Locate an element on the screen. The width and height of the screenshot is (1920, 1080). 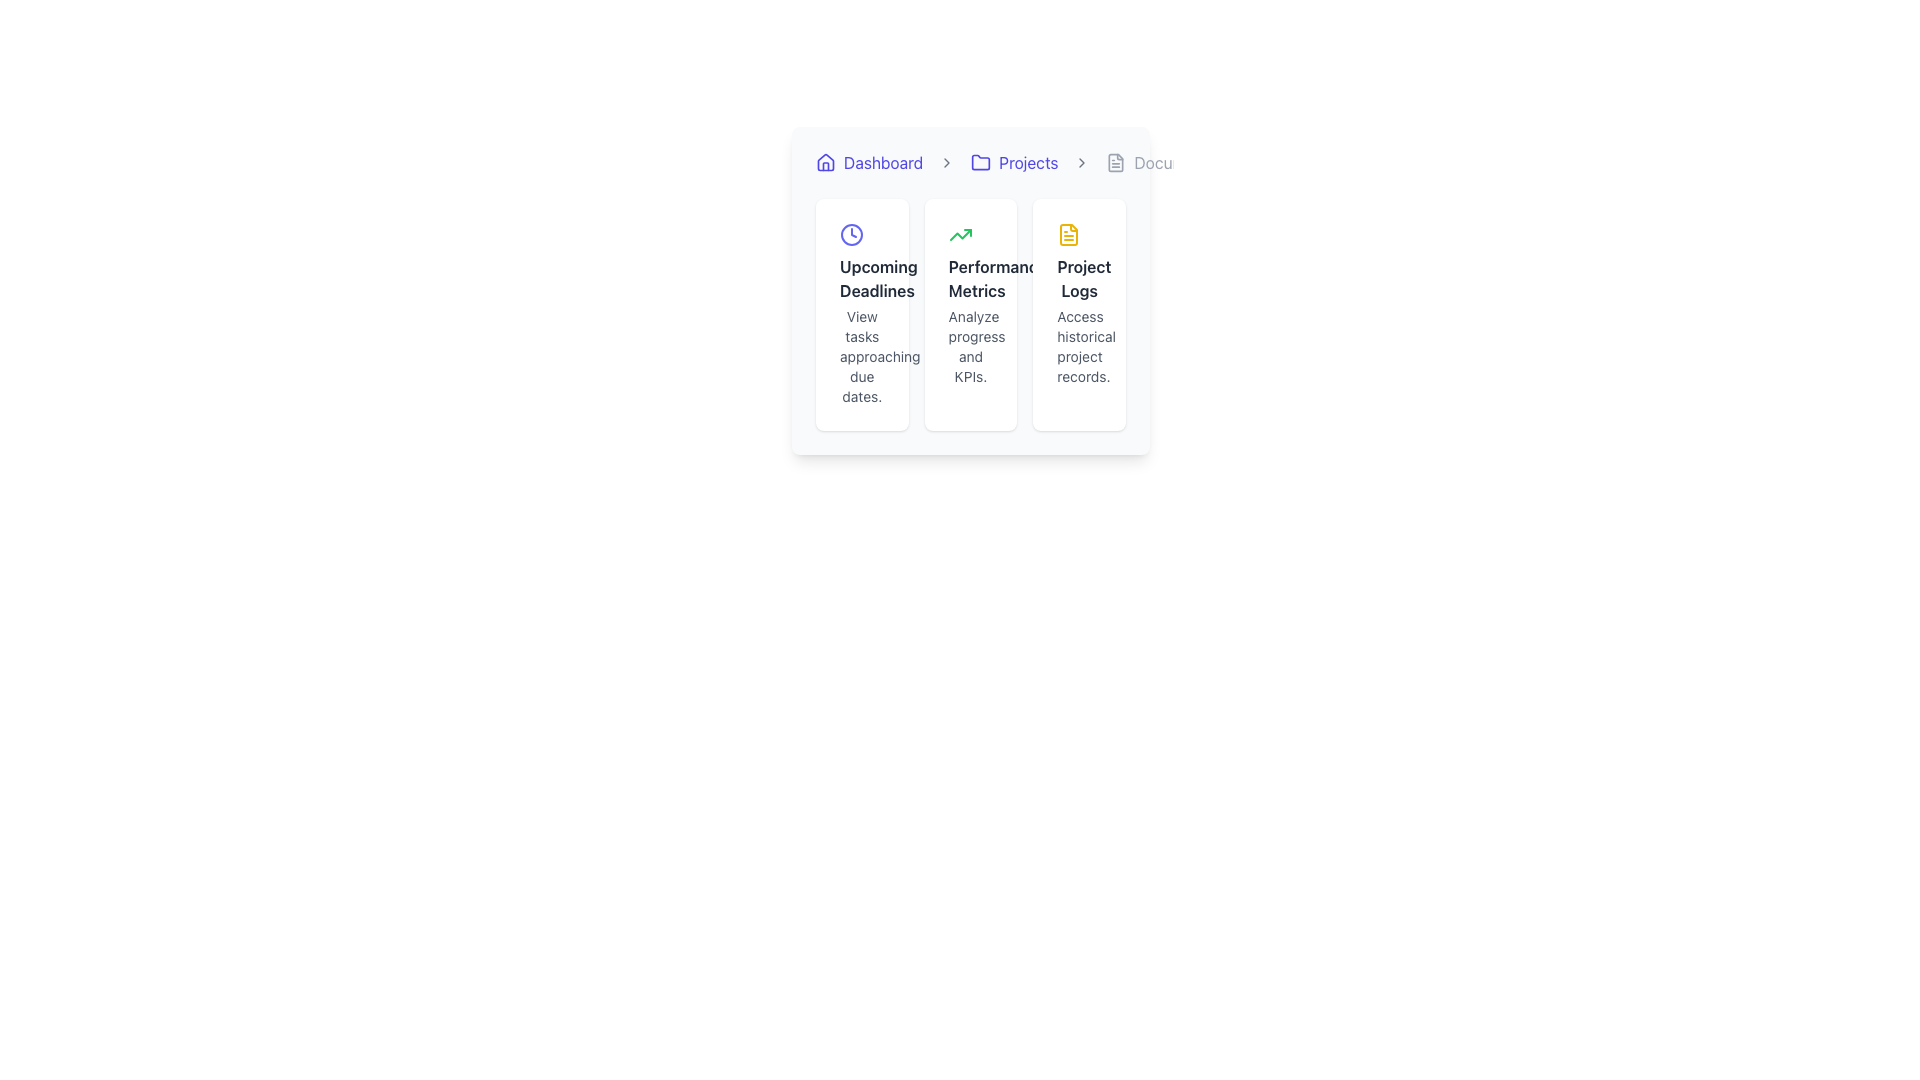
the yellow document icon located at the top of the 'Project Logs' card, which is the rightmost card in a horizontal layout of three cards is located at coordinates (1068, 234).